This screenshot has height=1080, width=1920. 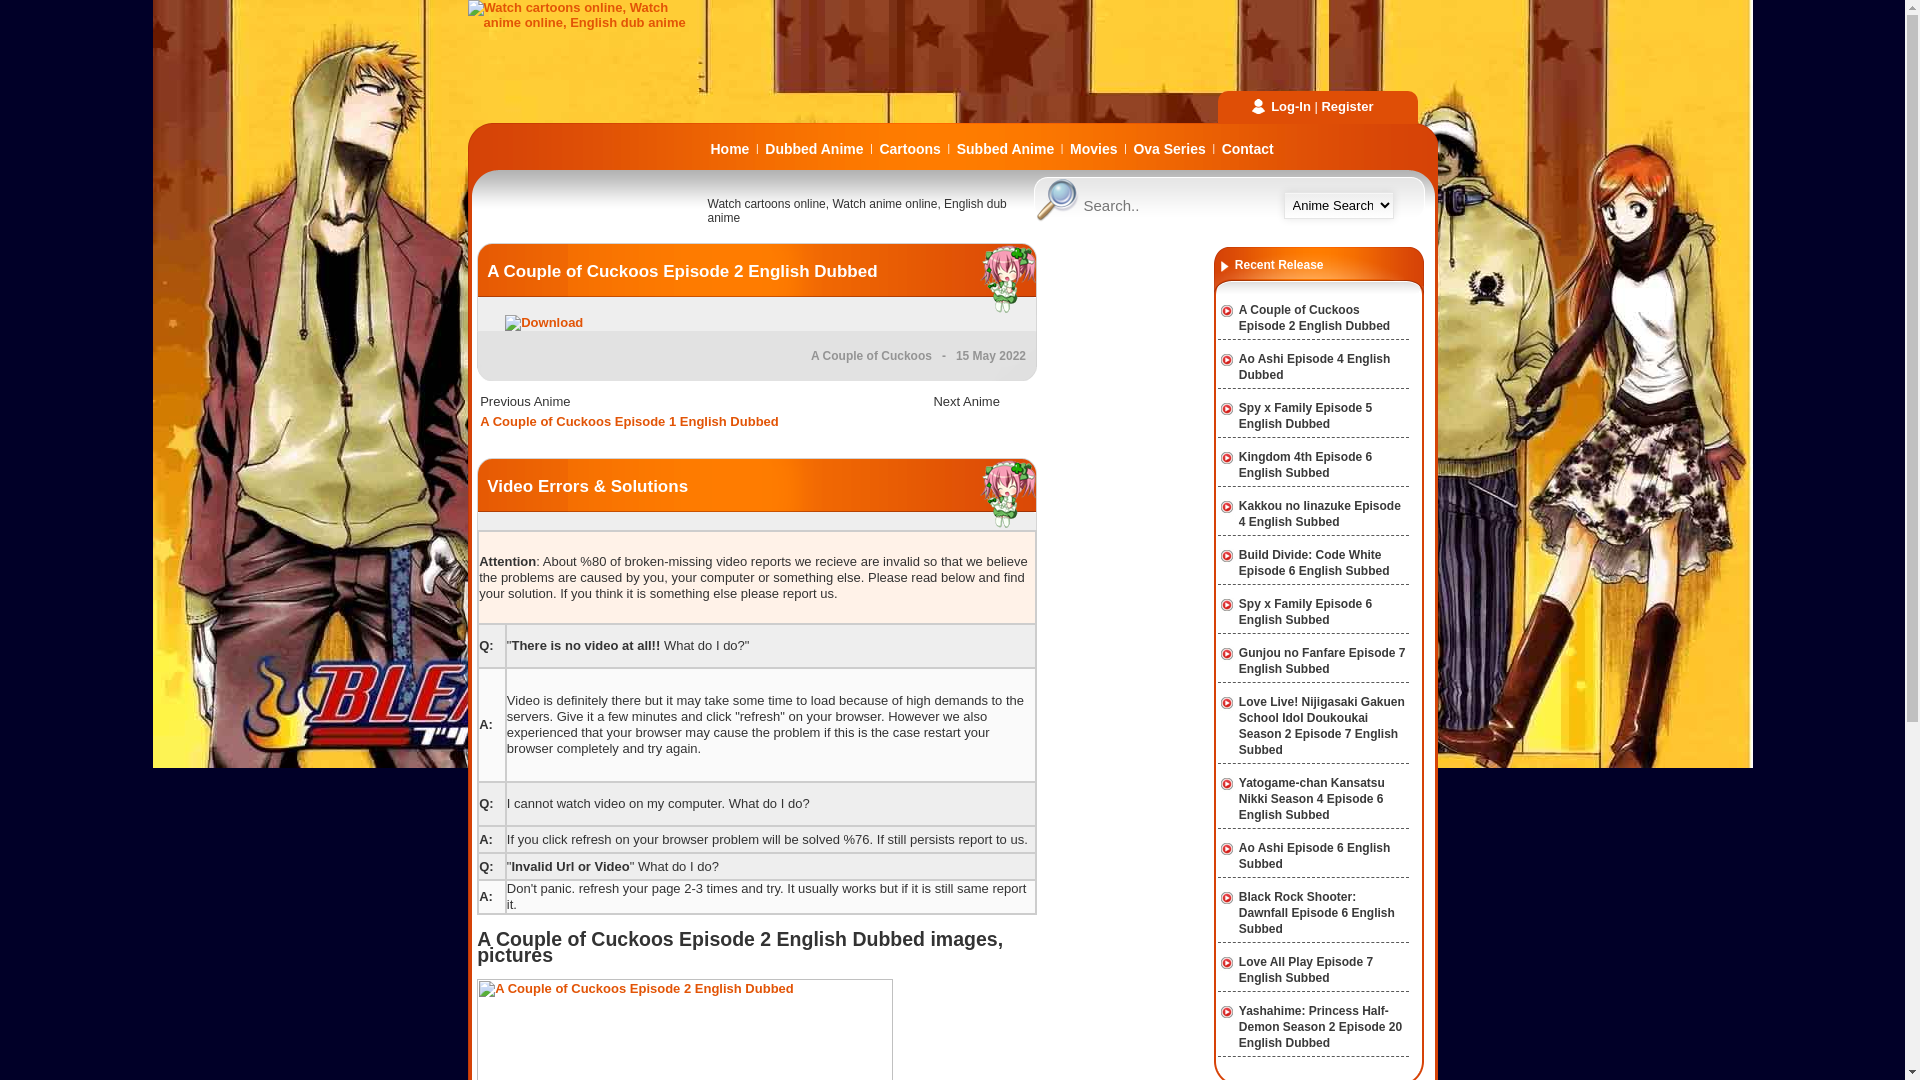 What do you see at coordinates (1092, 148) in the screenshot?
I see `'Movies'` at bounding box center [1092, 148].